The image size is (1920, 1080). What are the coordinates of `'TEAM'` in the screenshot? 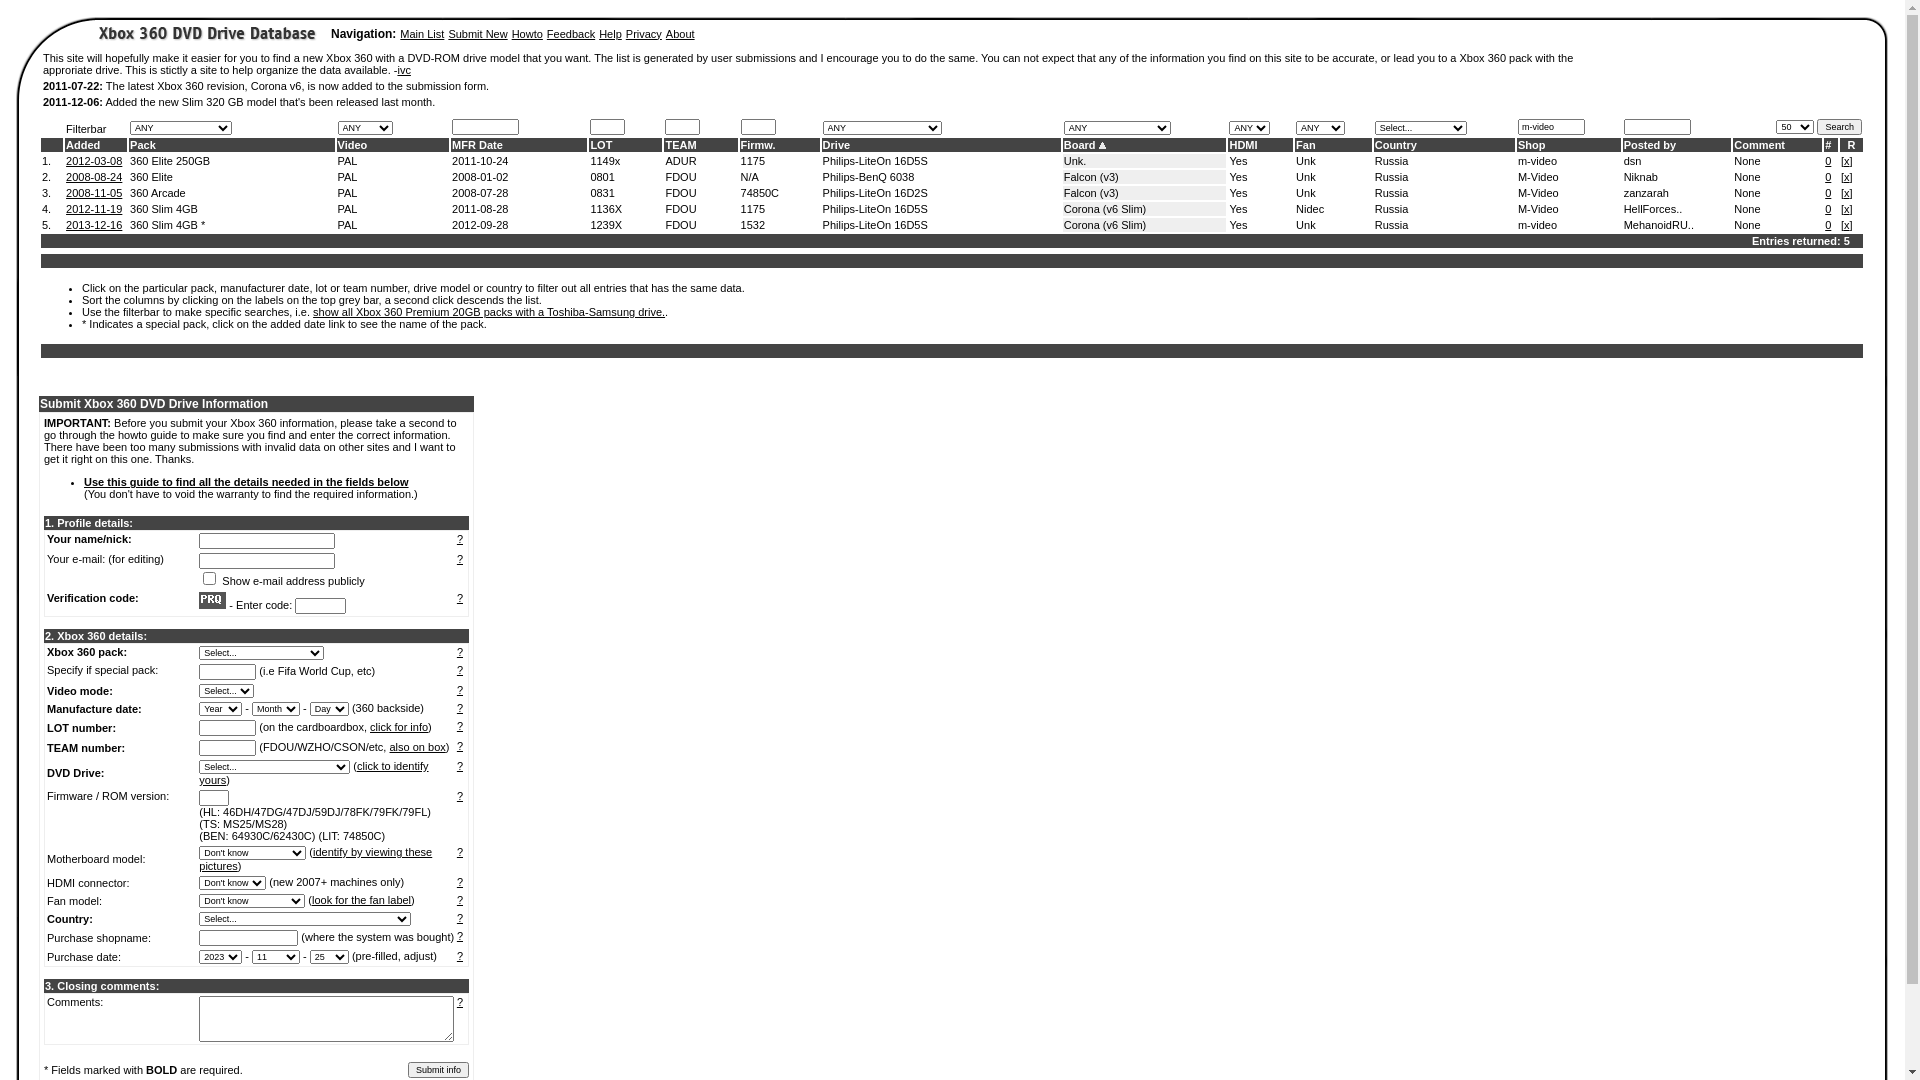 It's located at (680, 144).